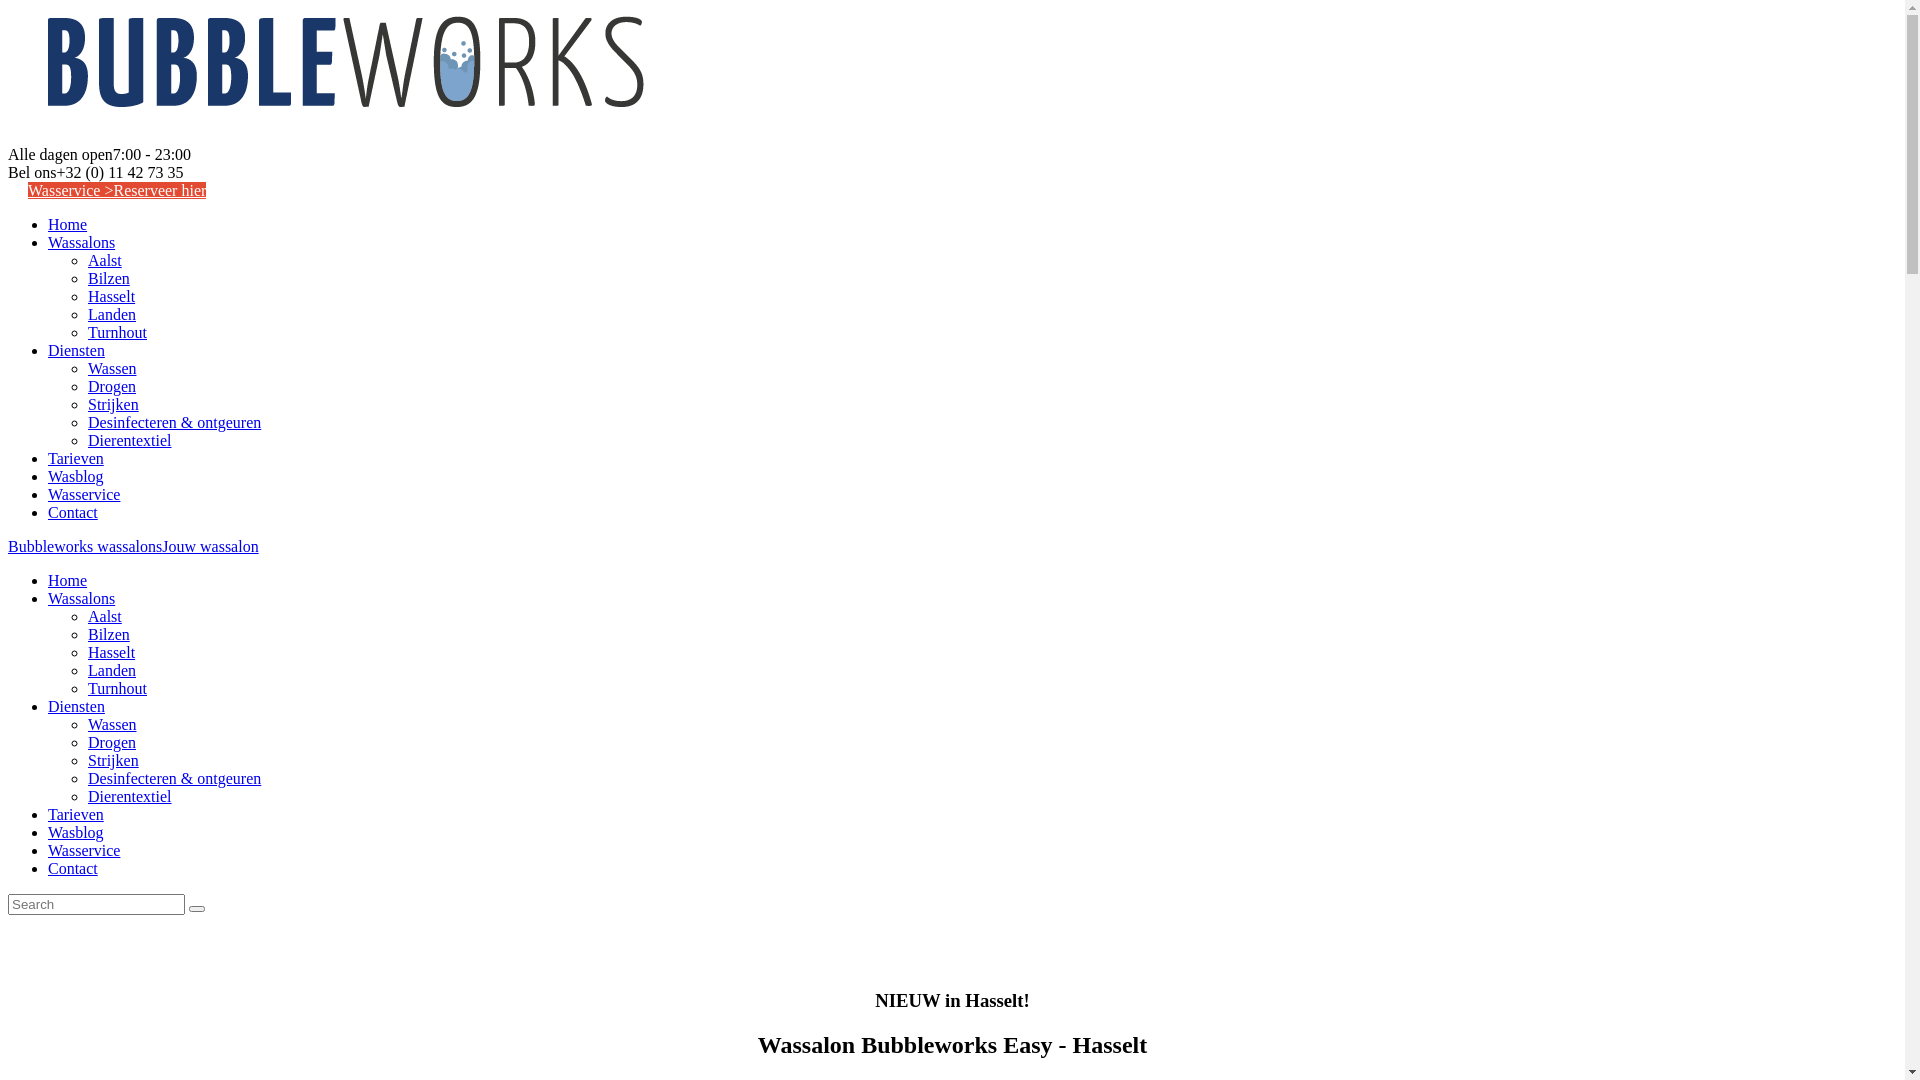 The width and height of the screenshot is (1920, 1080). I want to click on 'Bubbleworks wassalonsJouw wassalon', so click(132, 546).